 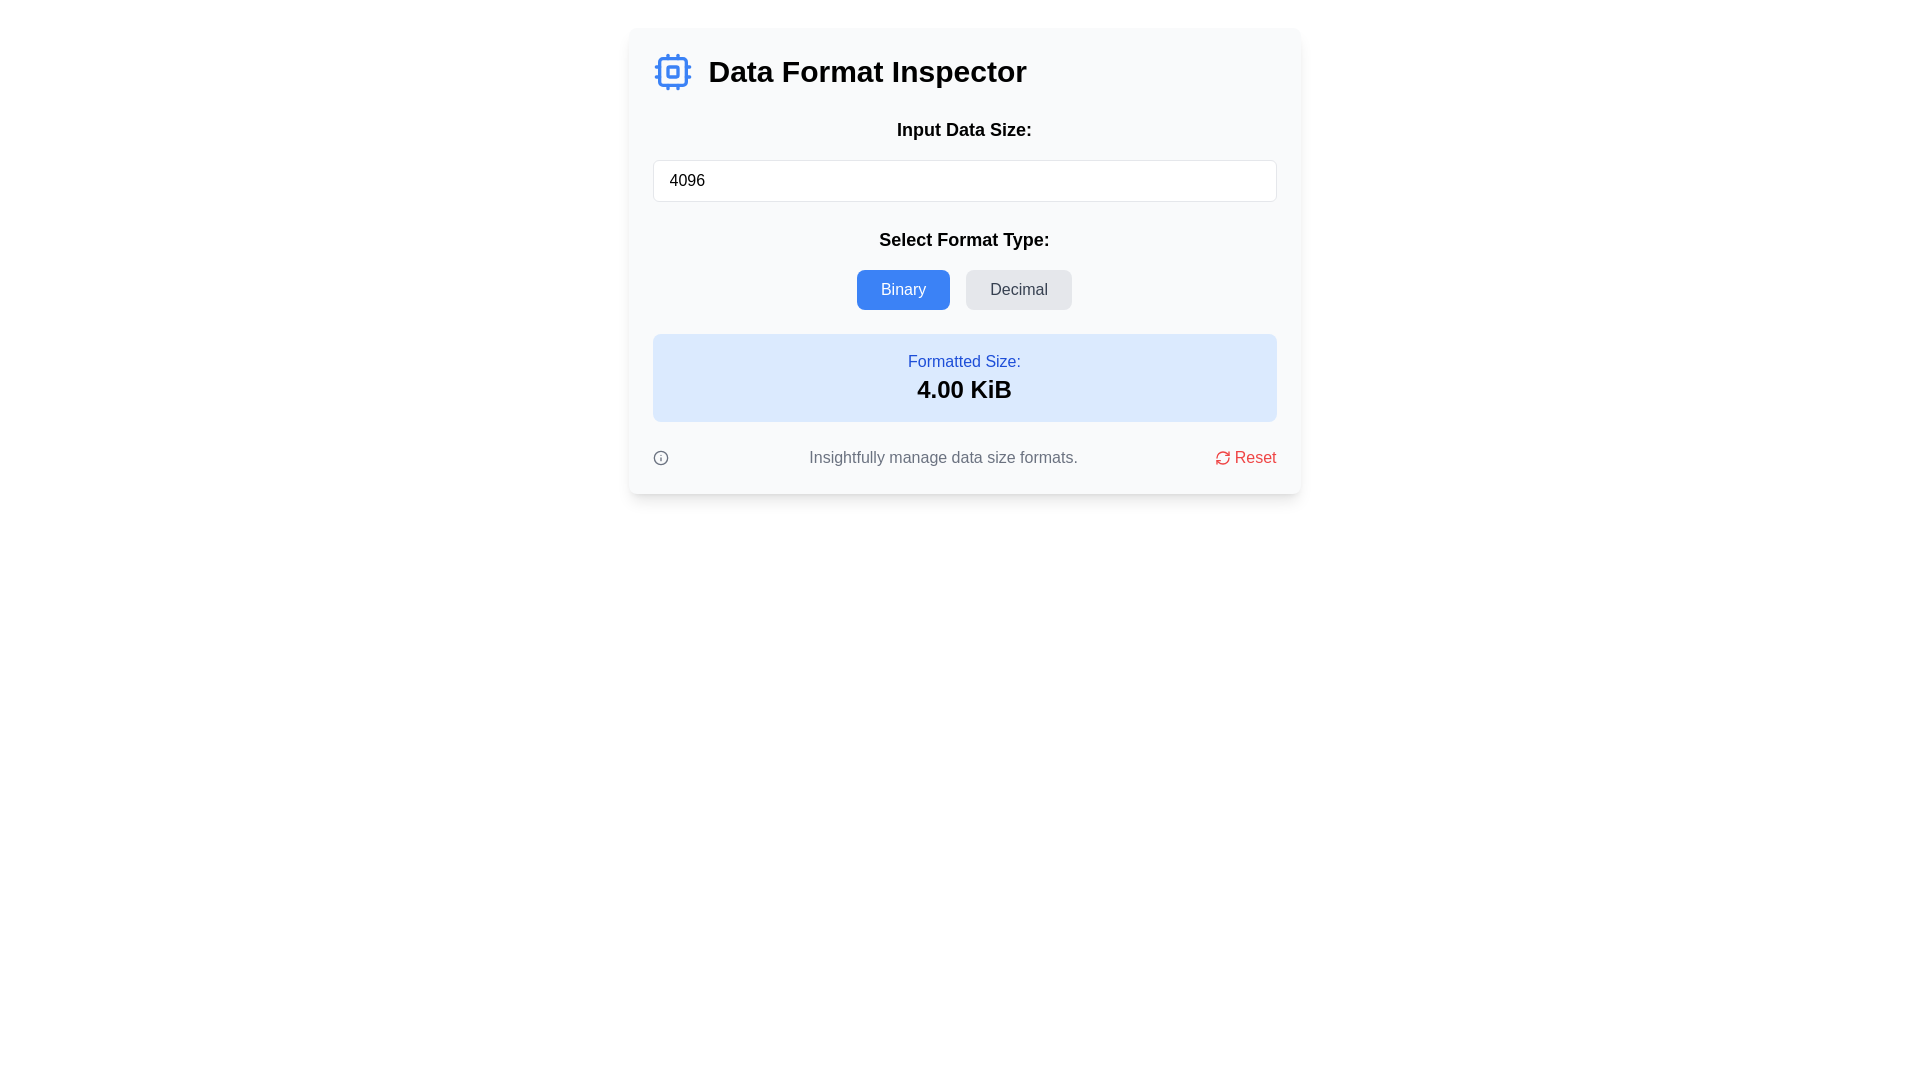 What do you see at coordinates (1019, 289) in the screenshot?
I see `the 'Decimal' button, which has a gray background and rounded corners` at bounding box center [1019, 289].